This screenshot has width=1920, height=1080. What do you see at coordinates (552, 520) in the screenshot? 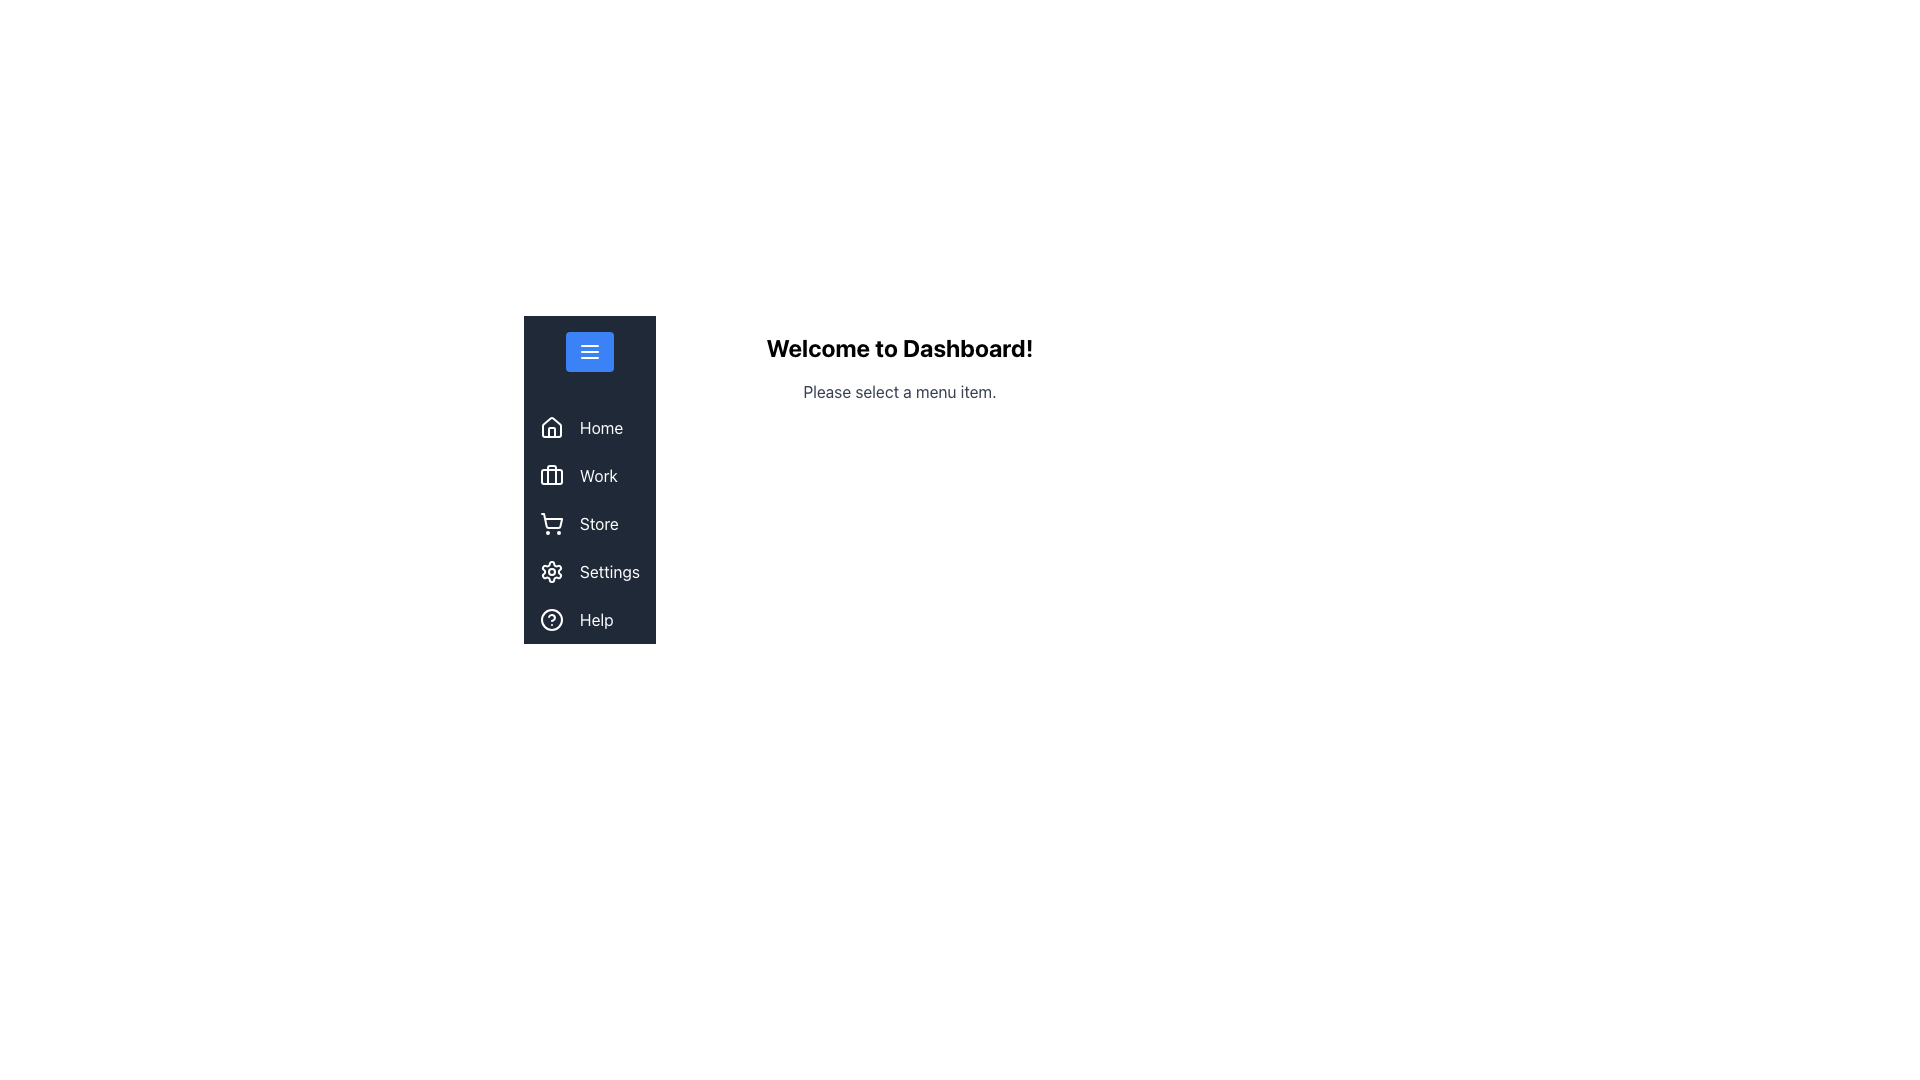
I see `the shopping cart icon located in the vertical navigation menu on the left side of the interface, specifically the central part of the icon which is the third entry from the top` at bounding box center [552, 520].